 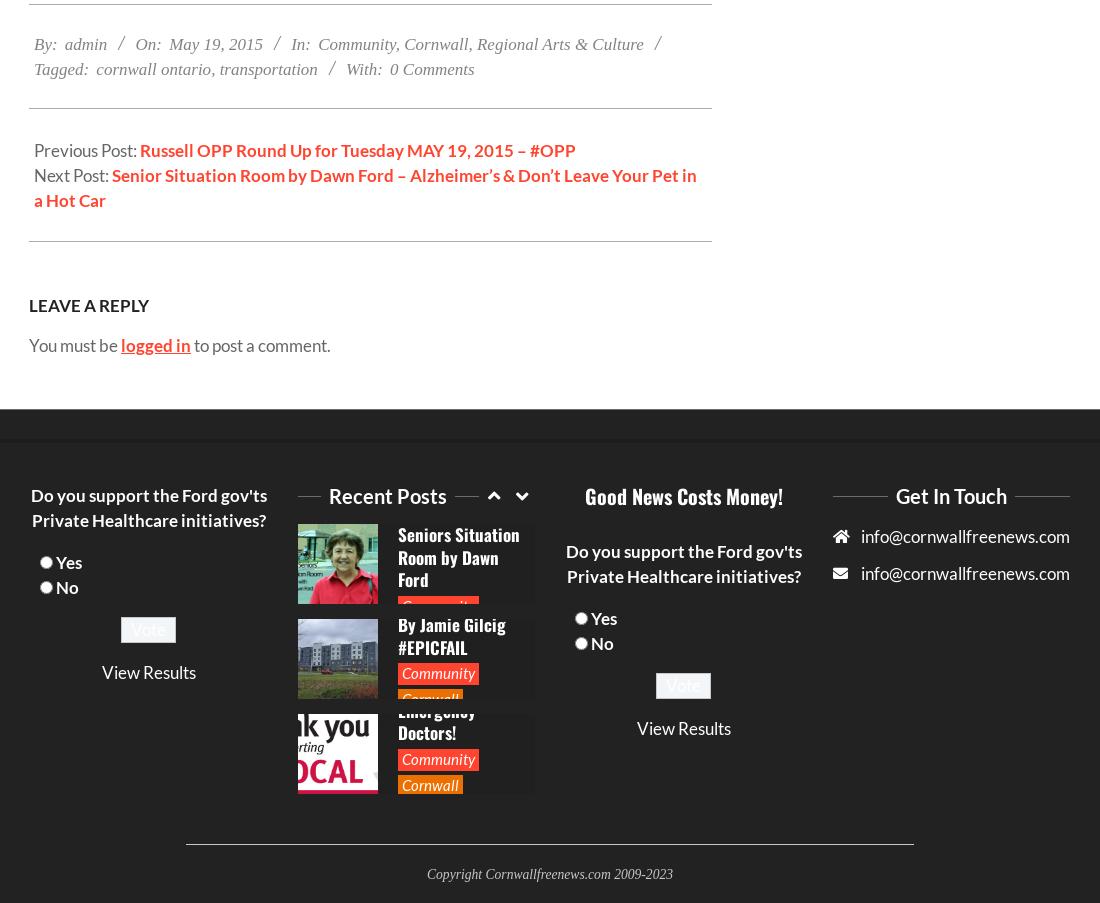 What do you see at coordinates (358, 148) in the screenshot?
I see `'Russell OPP Round Up for Tuesday MAY 19, 2015 – #OPP'` at bounding box center [358, 148].